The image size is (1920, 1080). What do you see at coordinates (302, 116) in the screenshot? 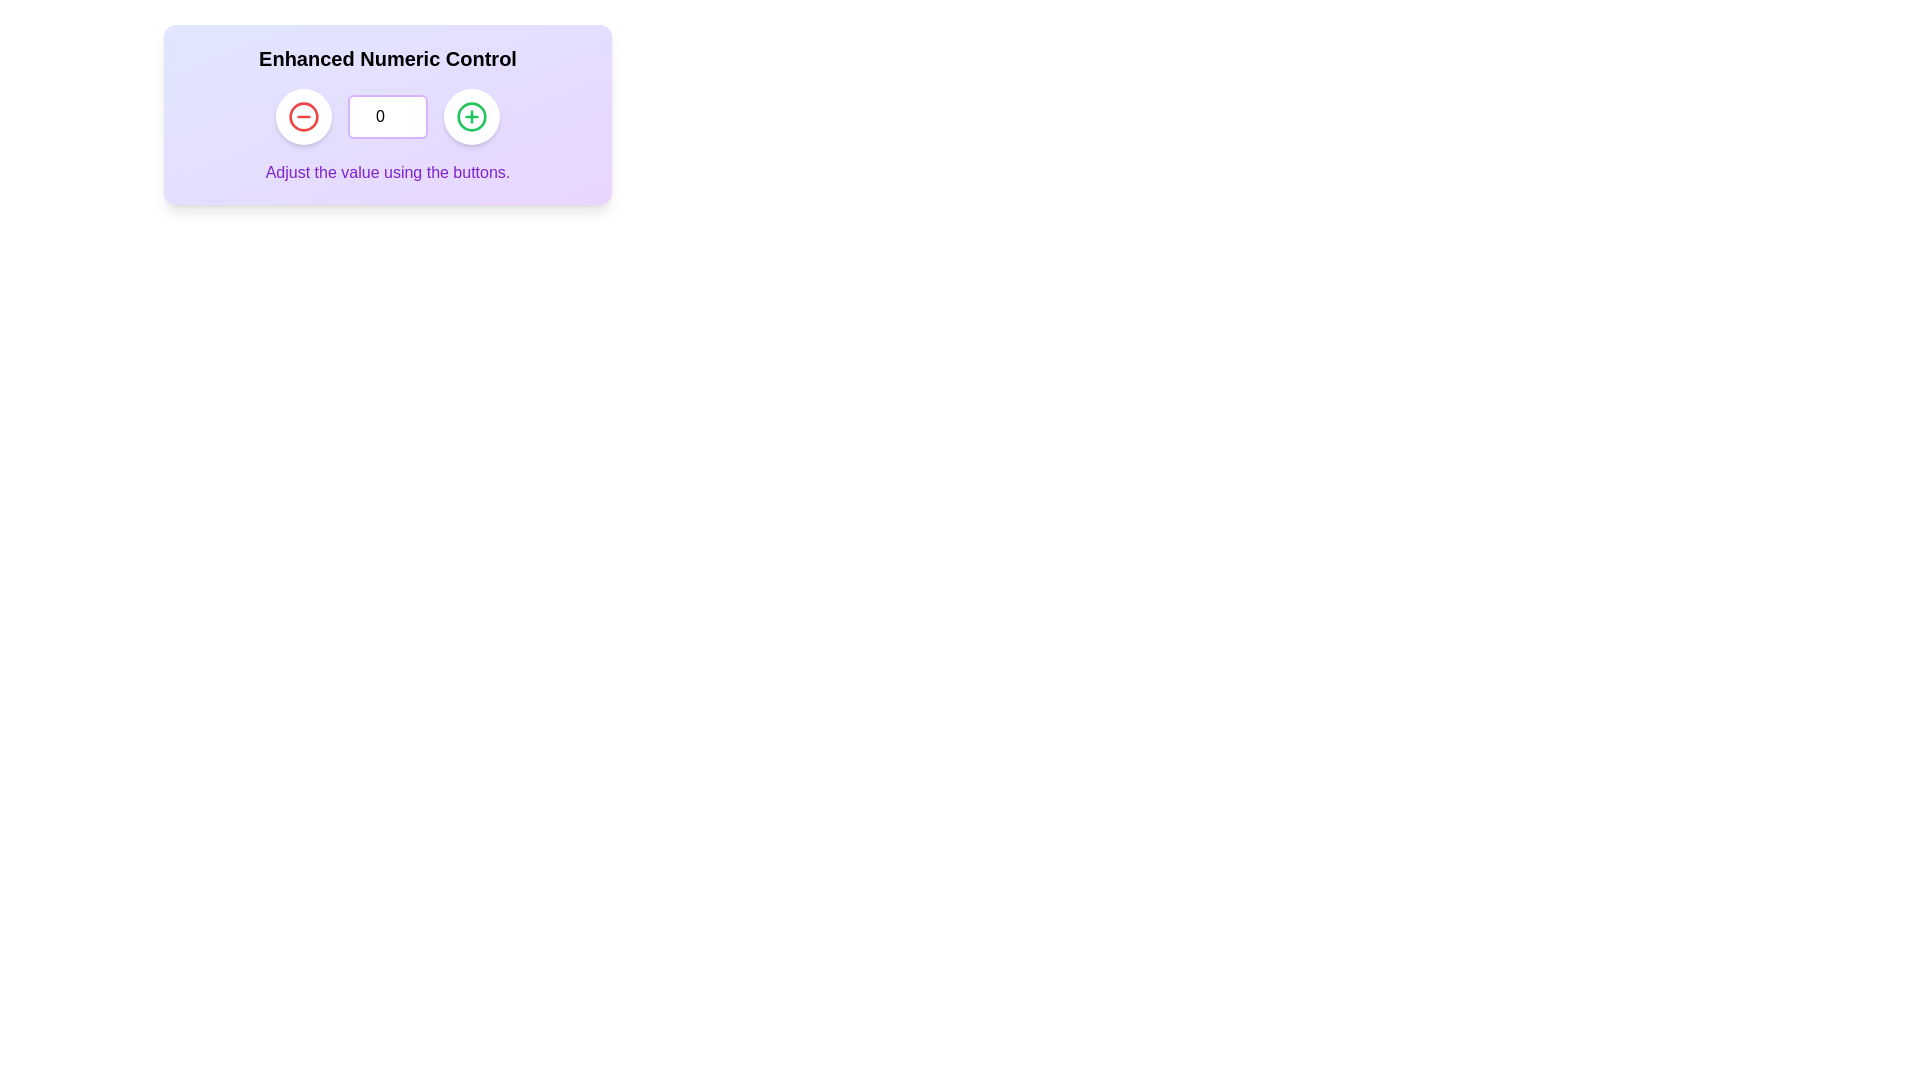
I see `the button that decreases the numeric value displayed in the adjacent input field to activate keyboard interaction` at bounding box center [302, 116].